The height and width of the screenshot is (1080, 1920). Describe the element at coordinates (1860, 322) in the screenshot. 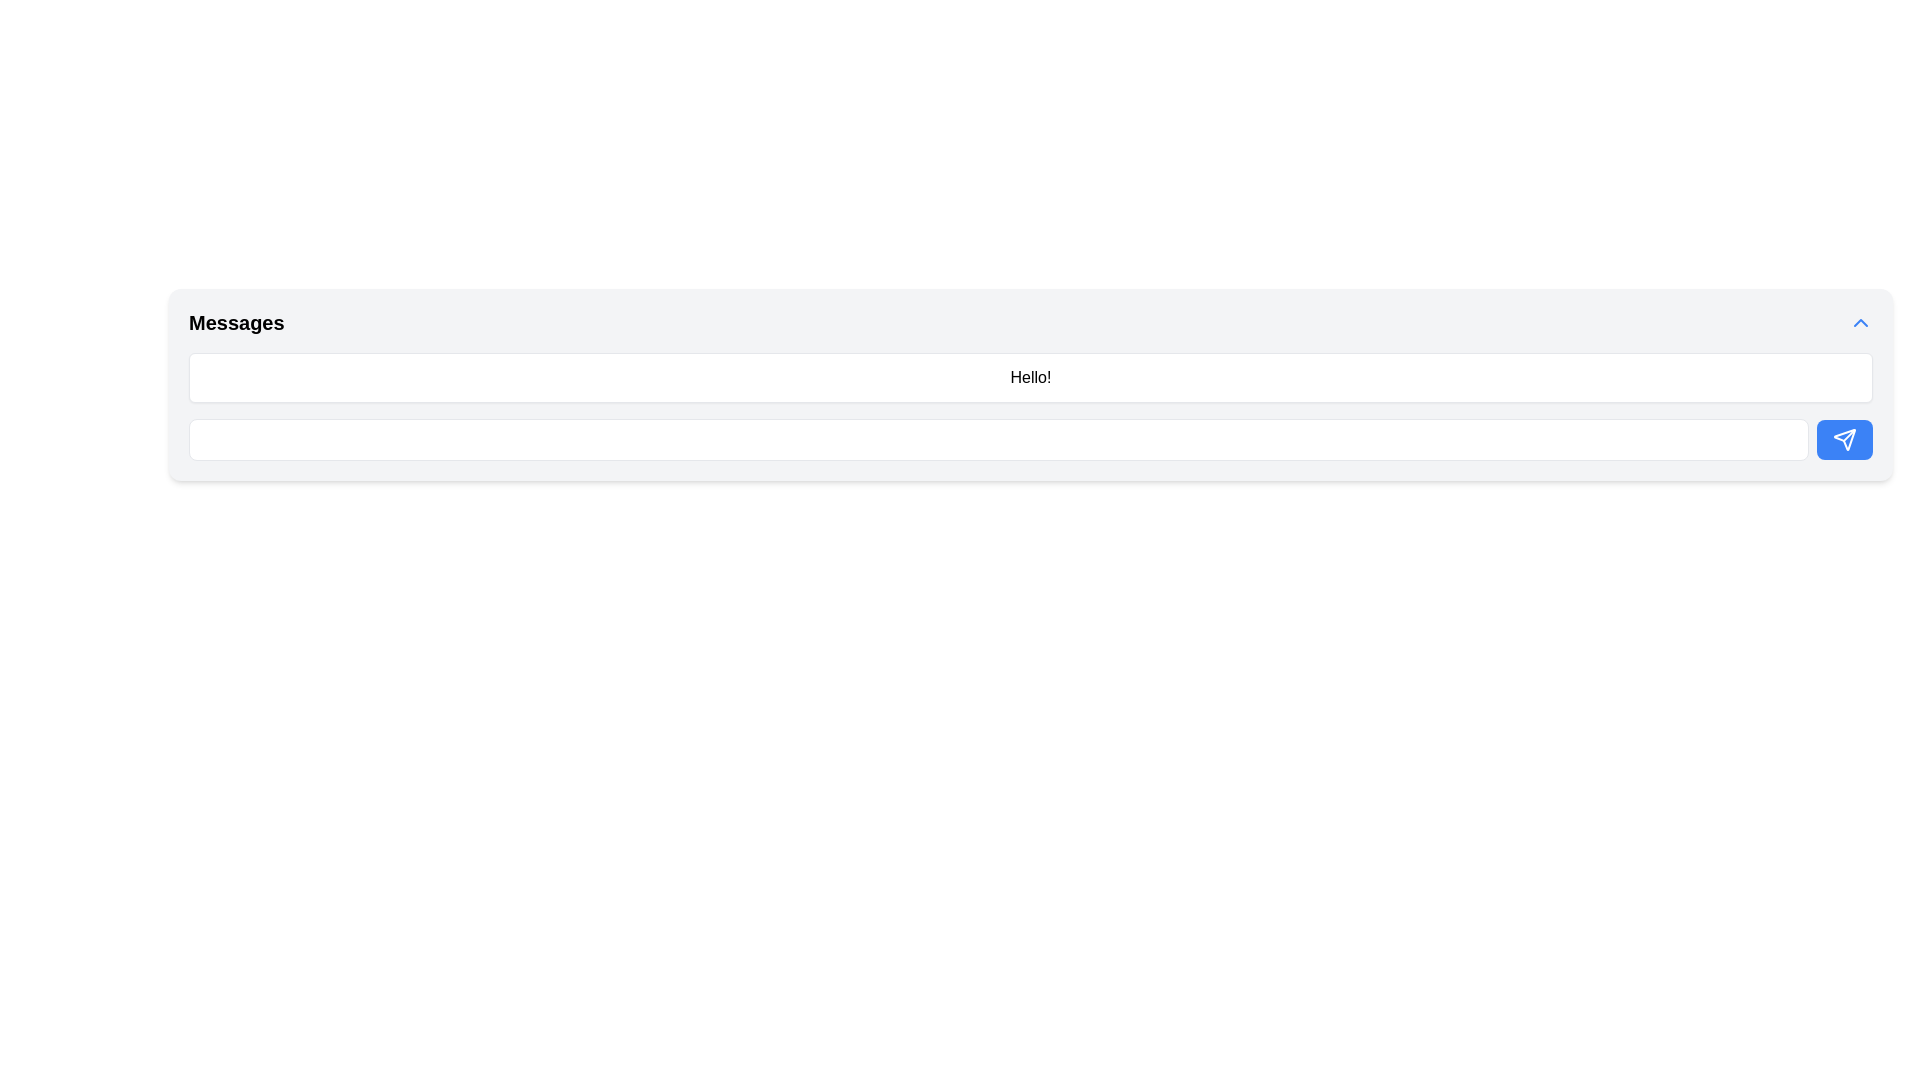

I see `the upward-pointing chevron icon in blue located at the top-right corner of the 'Messages' panel` at that location.